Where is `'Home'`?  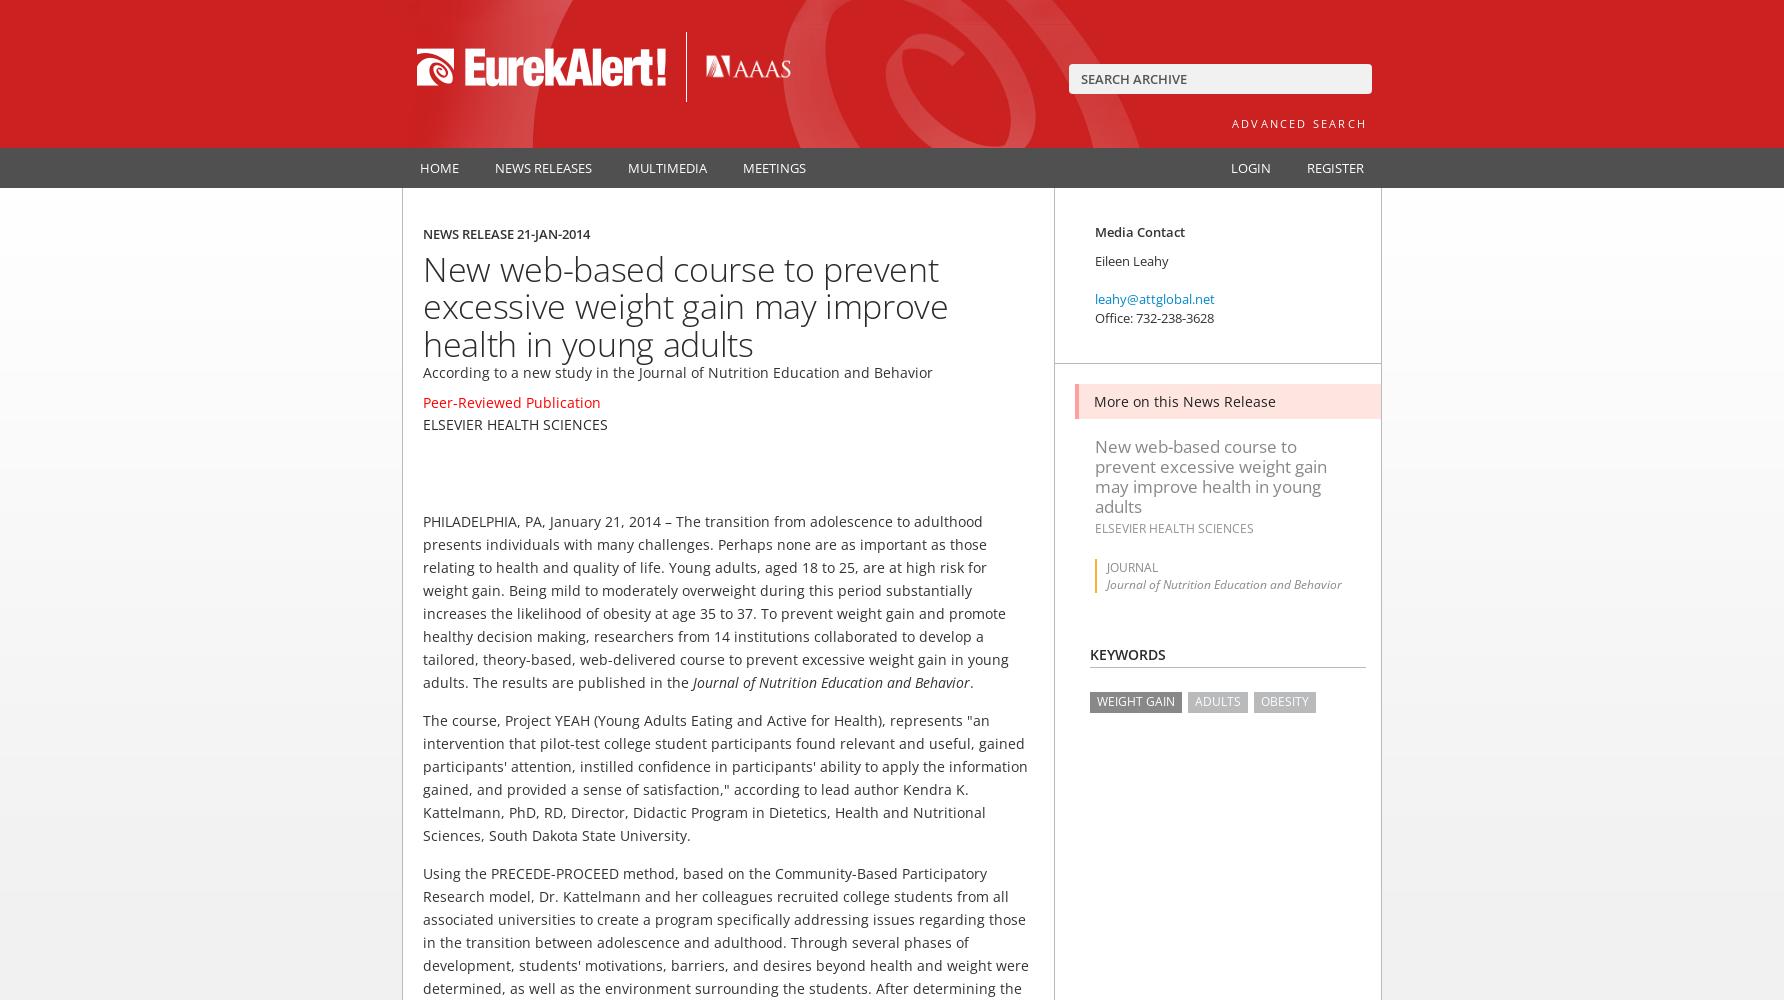
'Home' is located at coordinates (418, 167).